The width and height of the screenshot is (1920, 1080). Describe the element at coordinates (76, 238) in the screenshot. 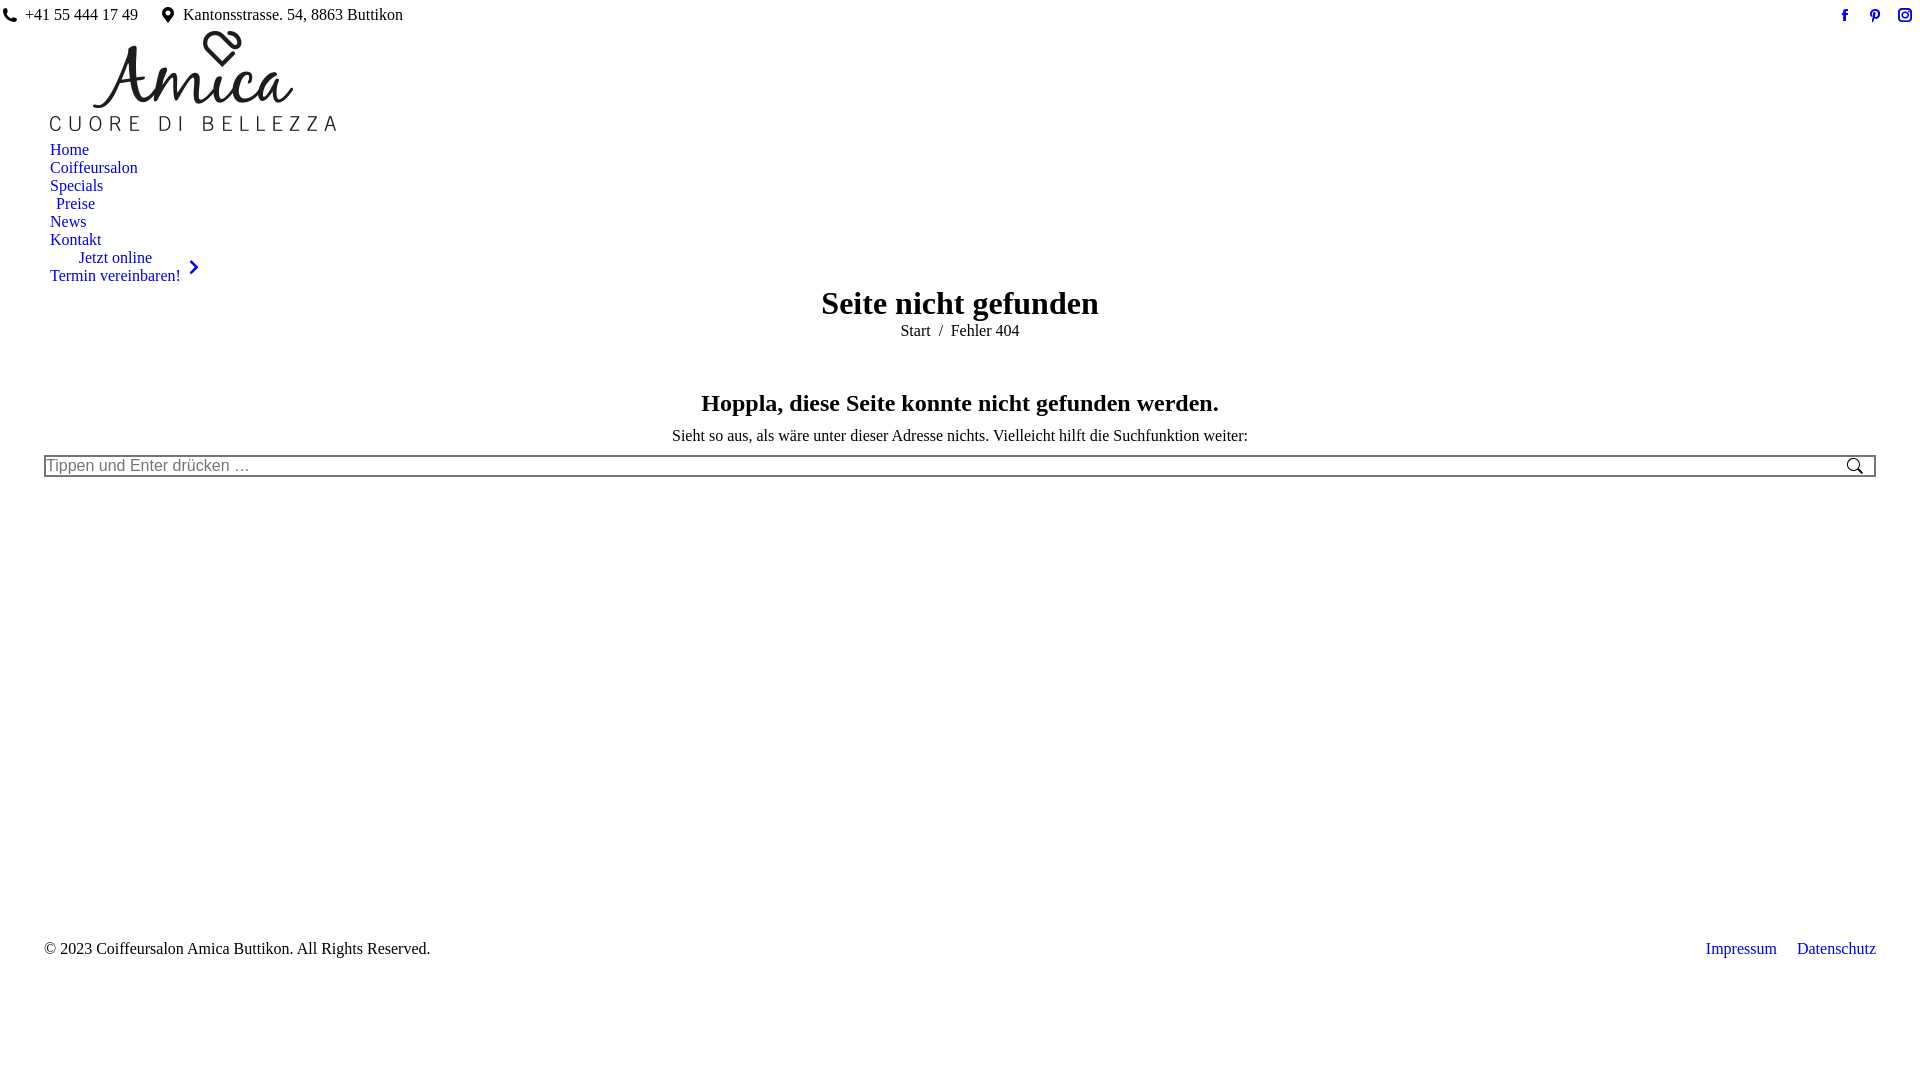

I see `'Kontakt'` at that location.